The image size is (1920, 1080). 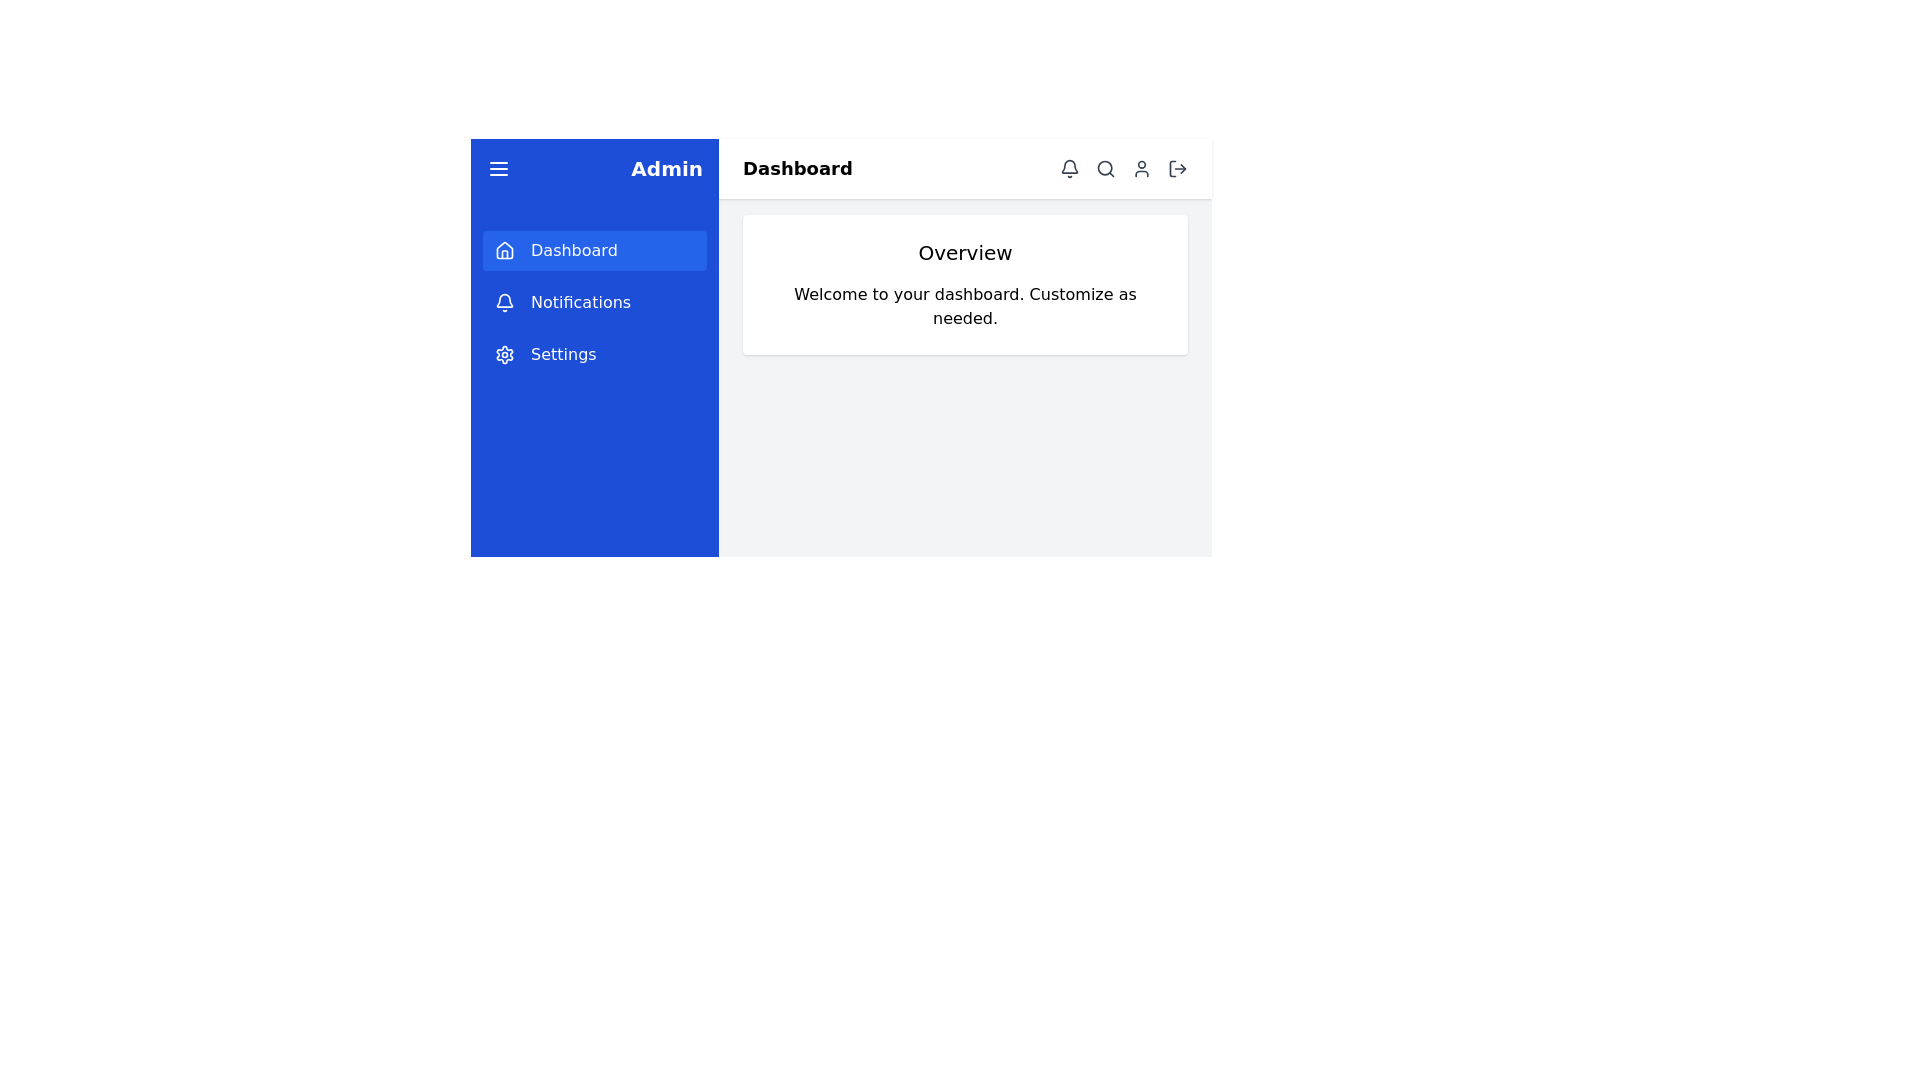 What do you see at coordinates (573, 249) in the screenshot?
I see `the 'Dashboard' navigation label located` at bounding box center [573, 249].